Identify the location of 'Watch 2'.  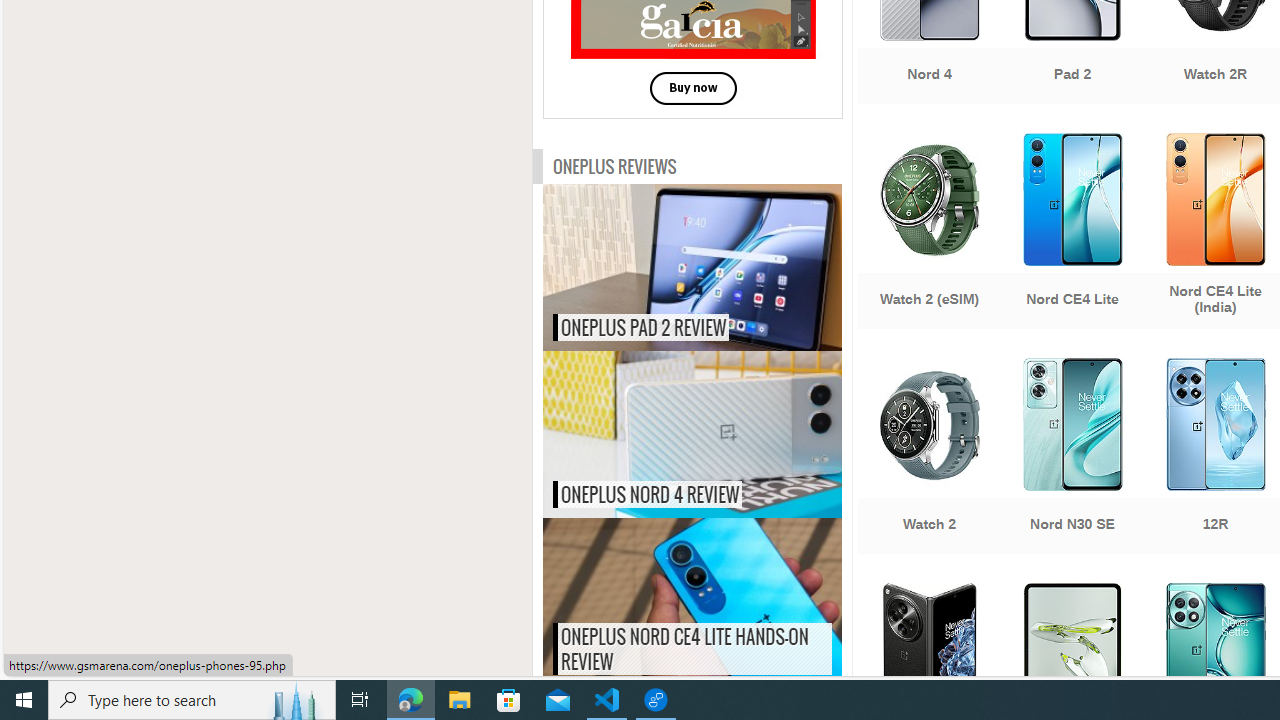
(928, 458).